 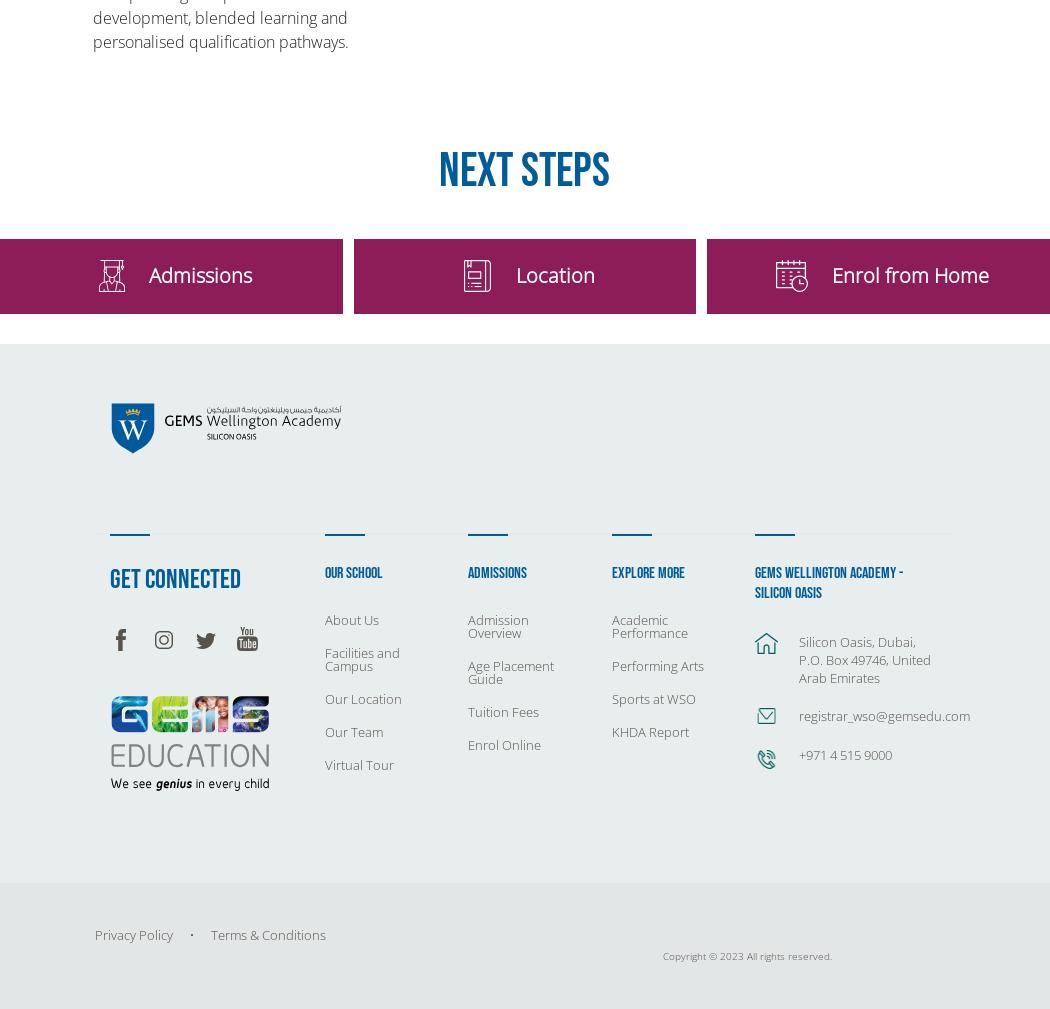 What do you see at coordinates (610, 573) in the screenshot?
I see `'Explore More'` at bounding box center [610, 573].